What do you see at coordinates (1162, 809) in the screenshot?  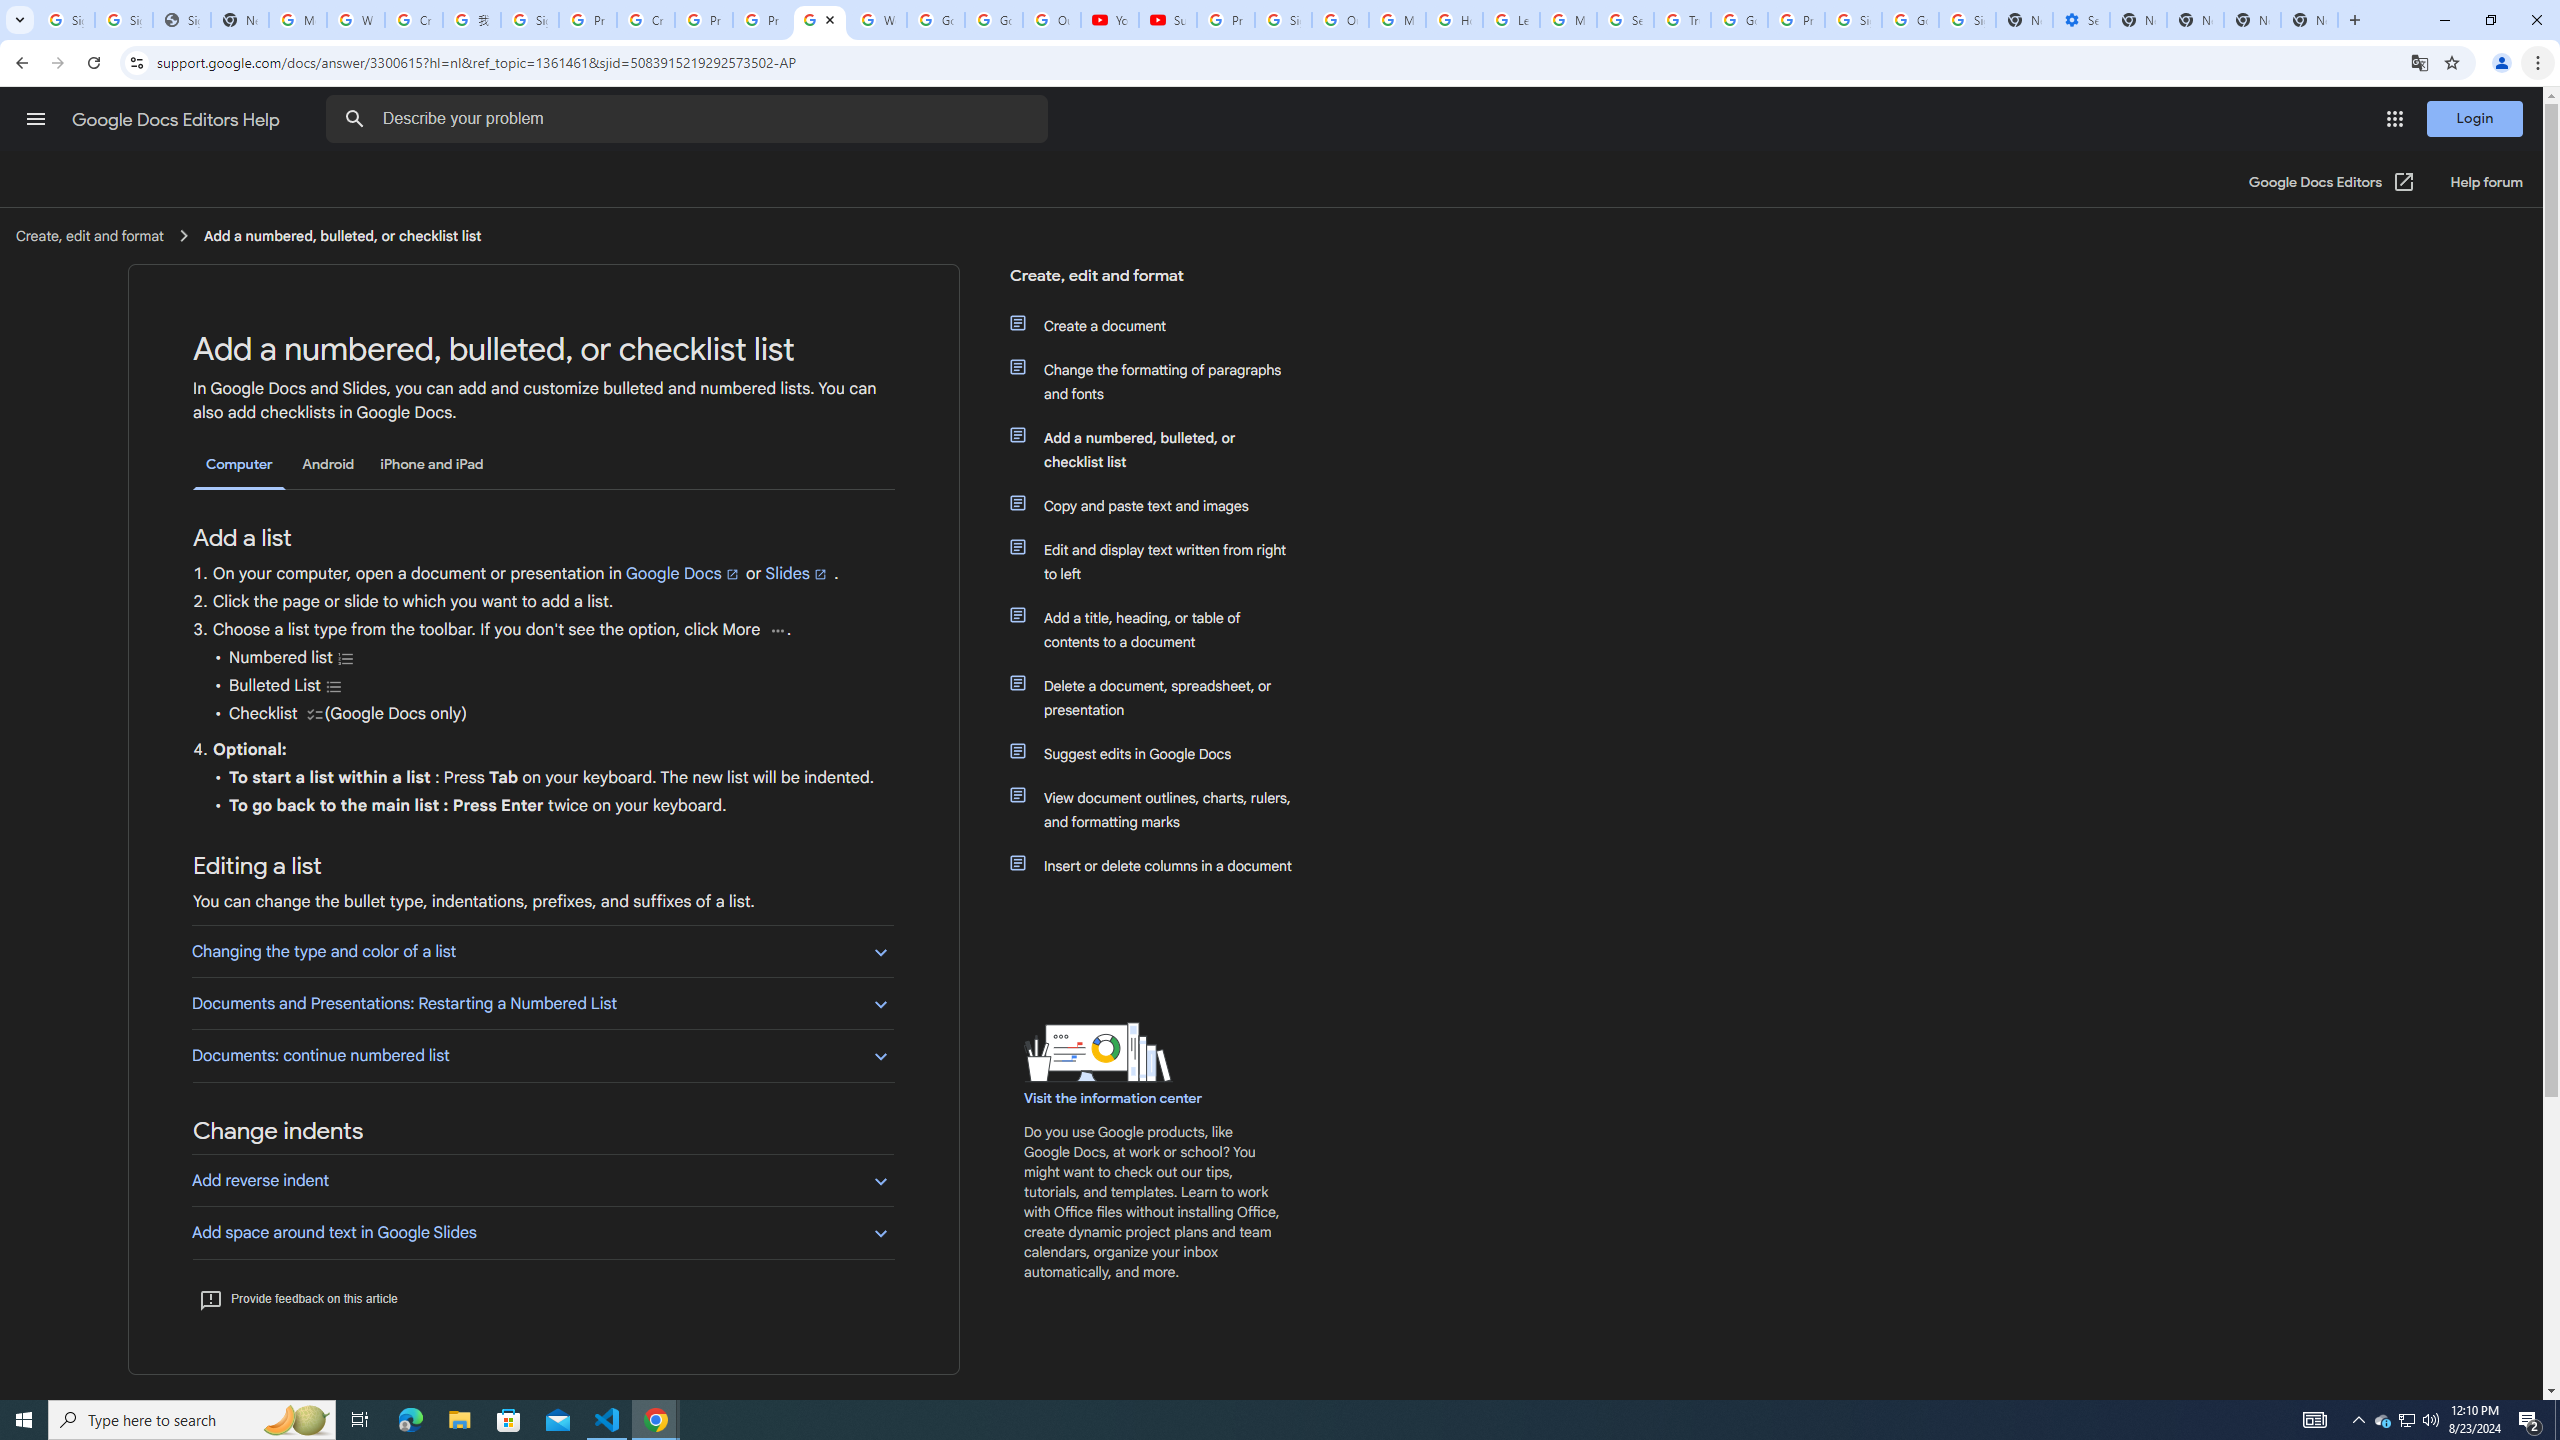 I see `'View document outlines, charts, rulers, and formatting marks'` at bounding box center [1162, 809].